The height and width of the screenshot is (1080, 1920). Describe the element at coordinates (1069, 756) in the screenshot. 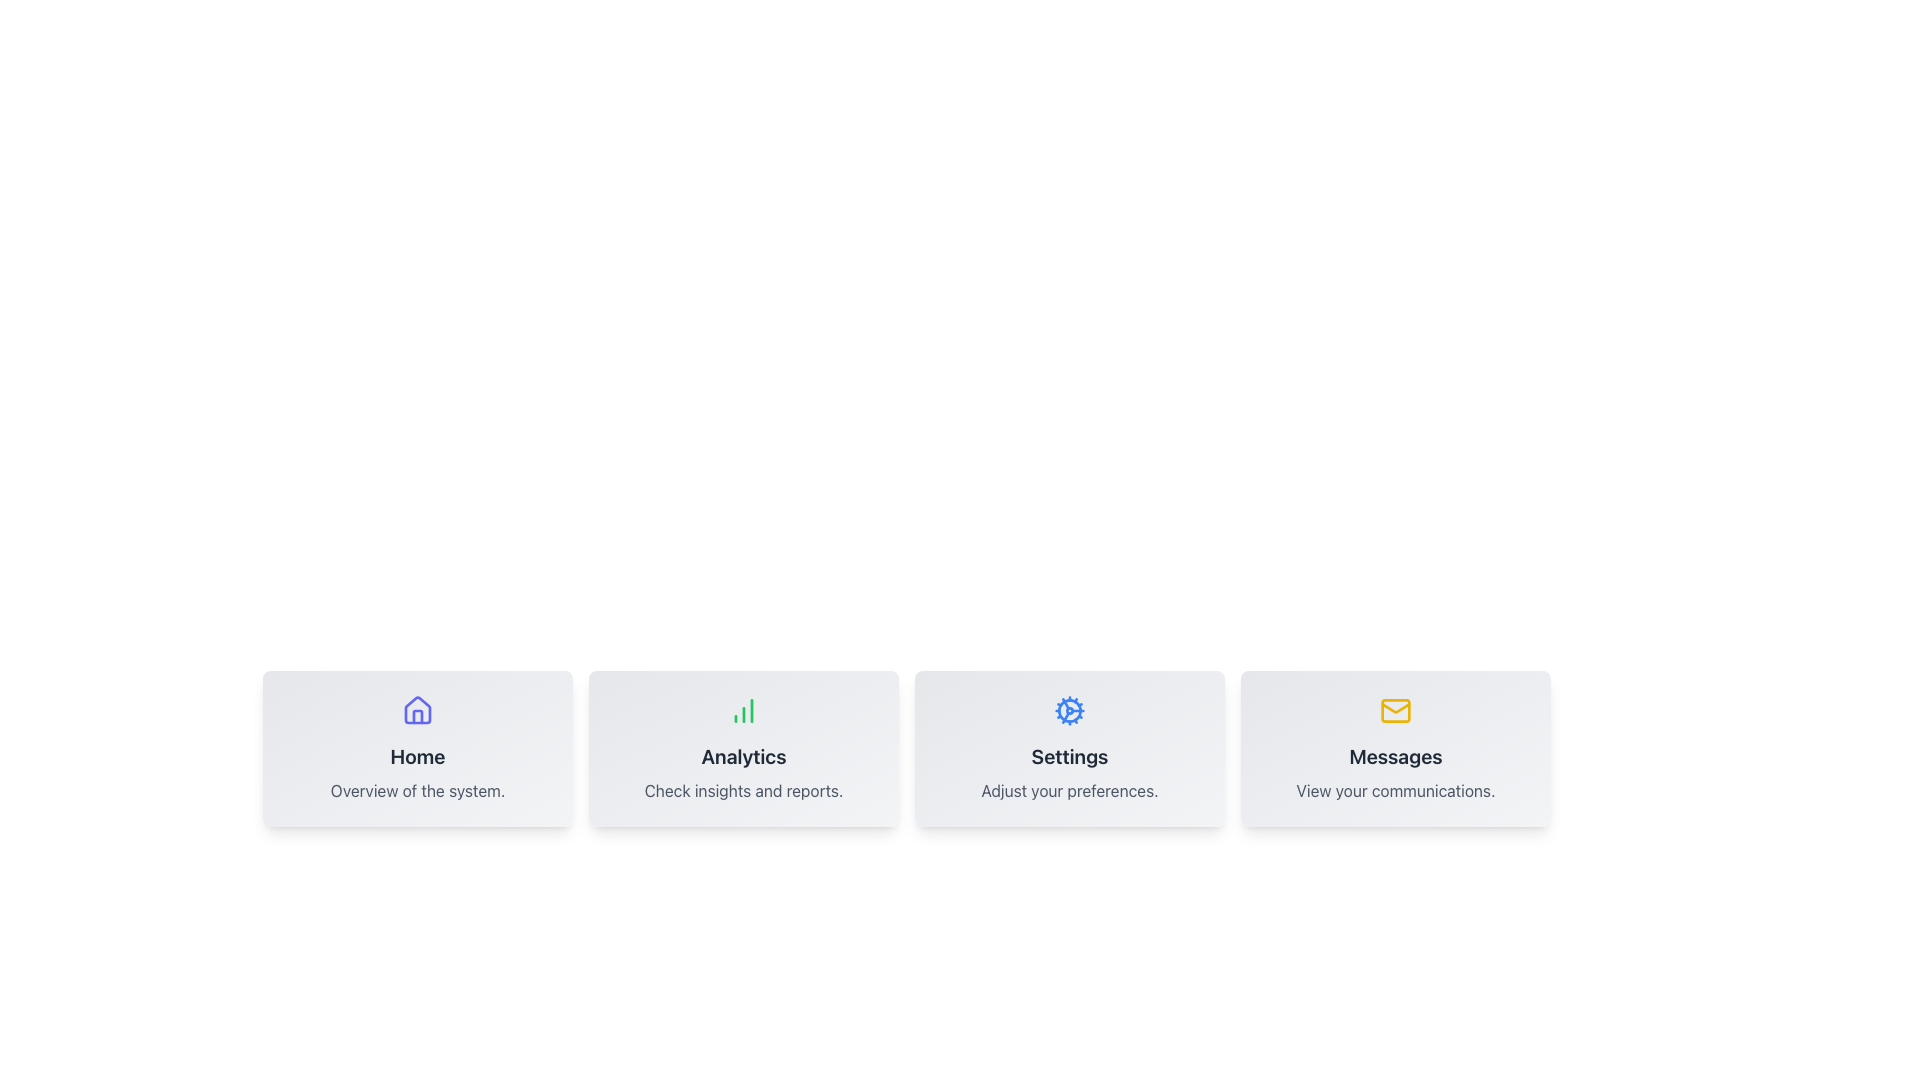

I see `the text content of the 'Settings' label, which is a bold, large font text displayed in dark gray within the third card of four horizontally aligned cards` at that location.